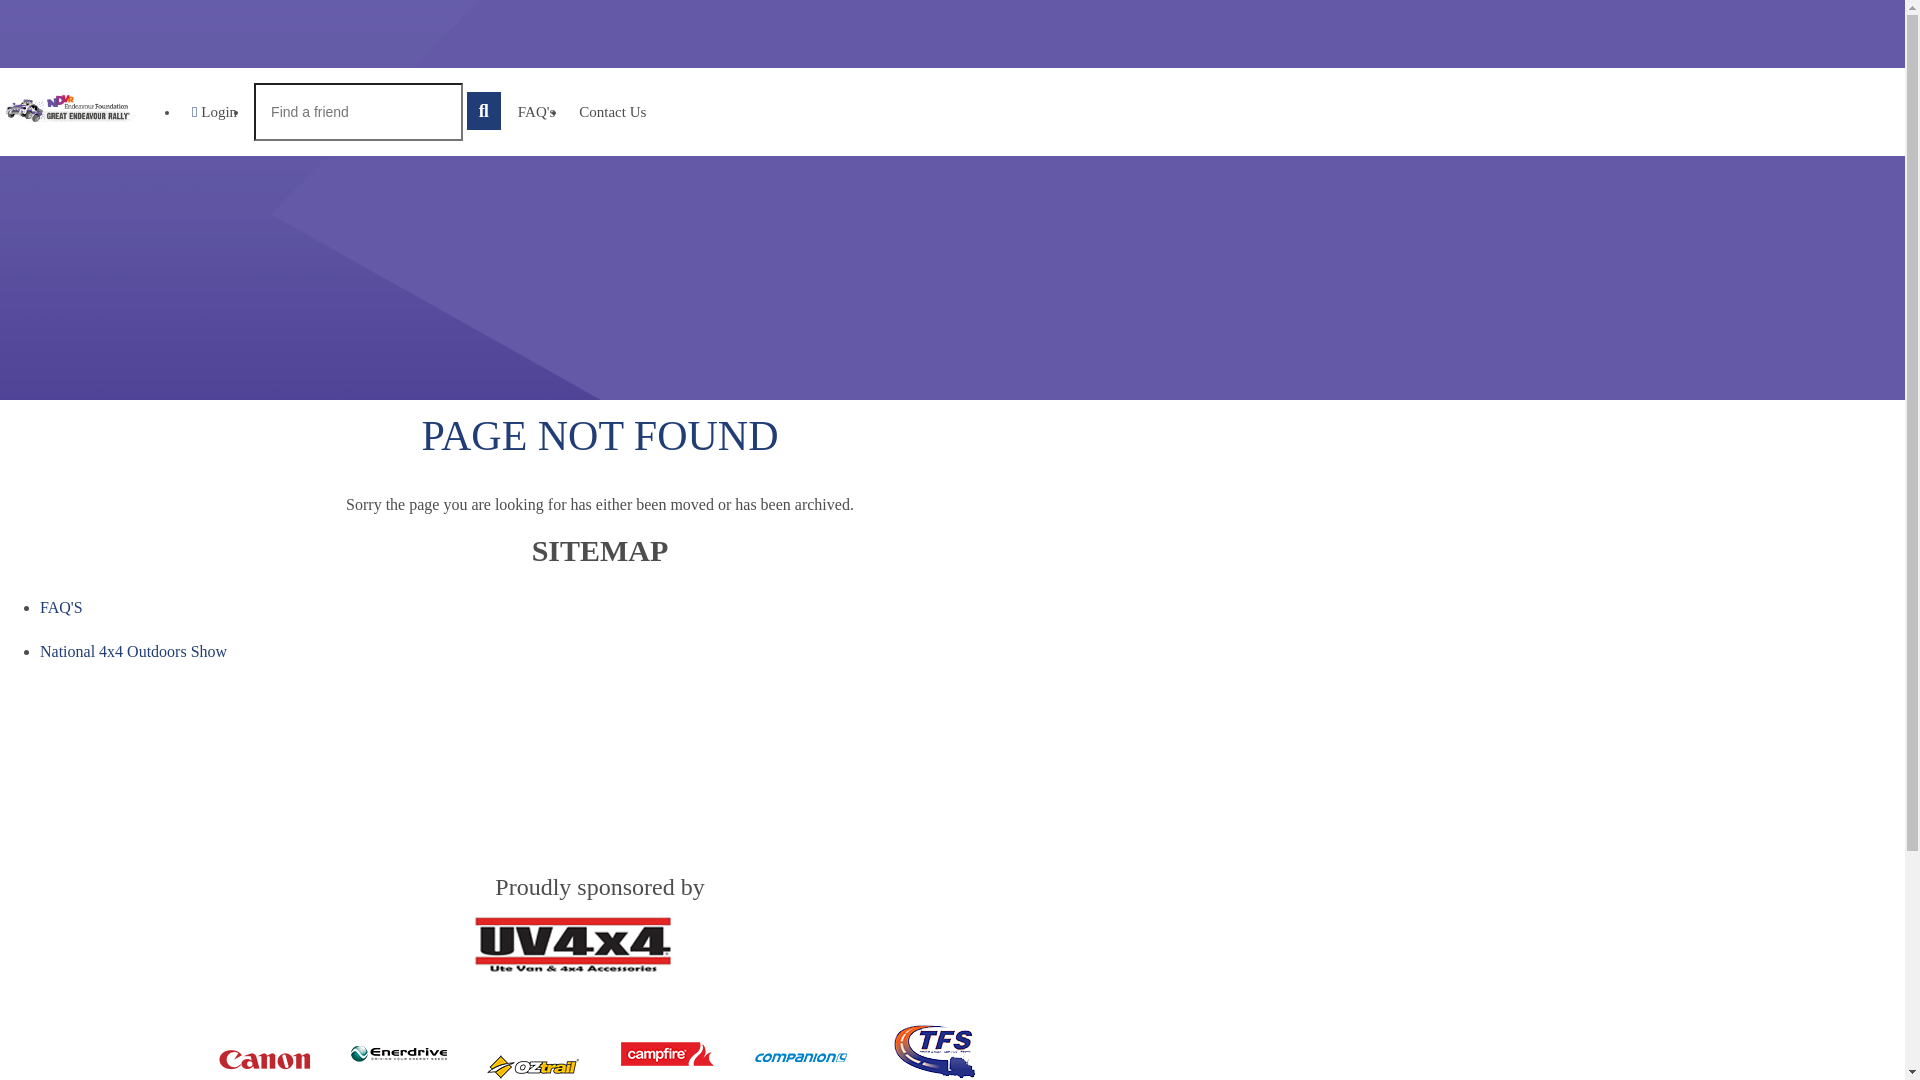 This screenshot has height=1080, width=1920. Describe the element at coordinates (132, 651) in the screenshot. I see `'National 4x4 Outdoors Show'` at that location.